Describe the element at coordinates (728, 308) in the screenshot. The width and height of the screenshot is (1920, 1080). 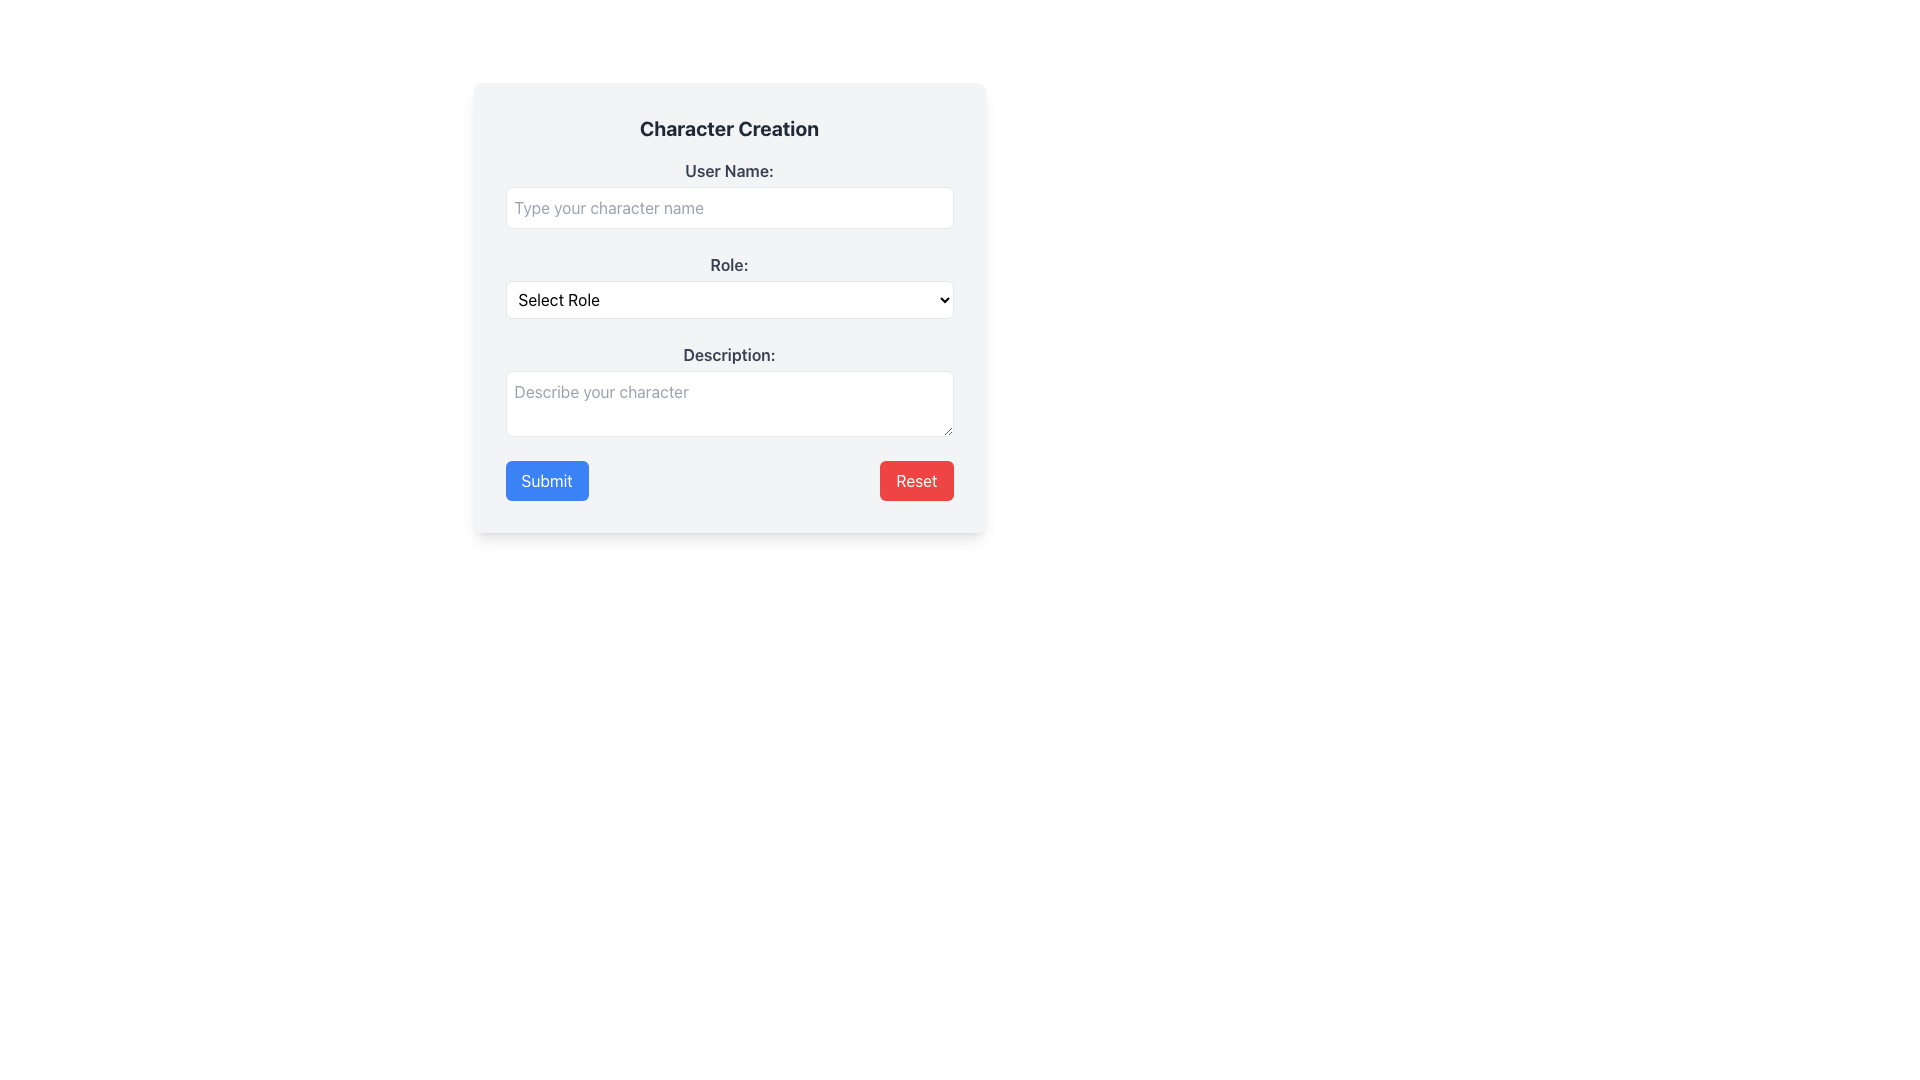
I see `the dropdown menu labeled 'Select Role'` at that location.